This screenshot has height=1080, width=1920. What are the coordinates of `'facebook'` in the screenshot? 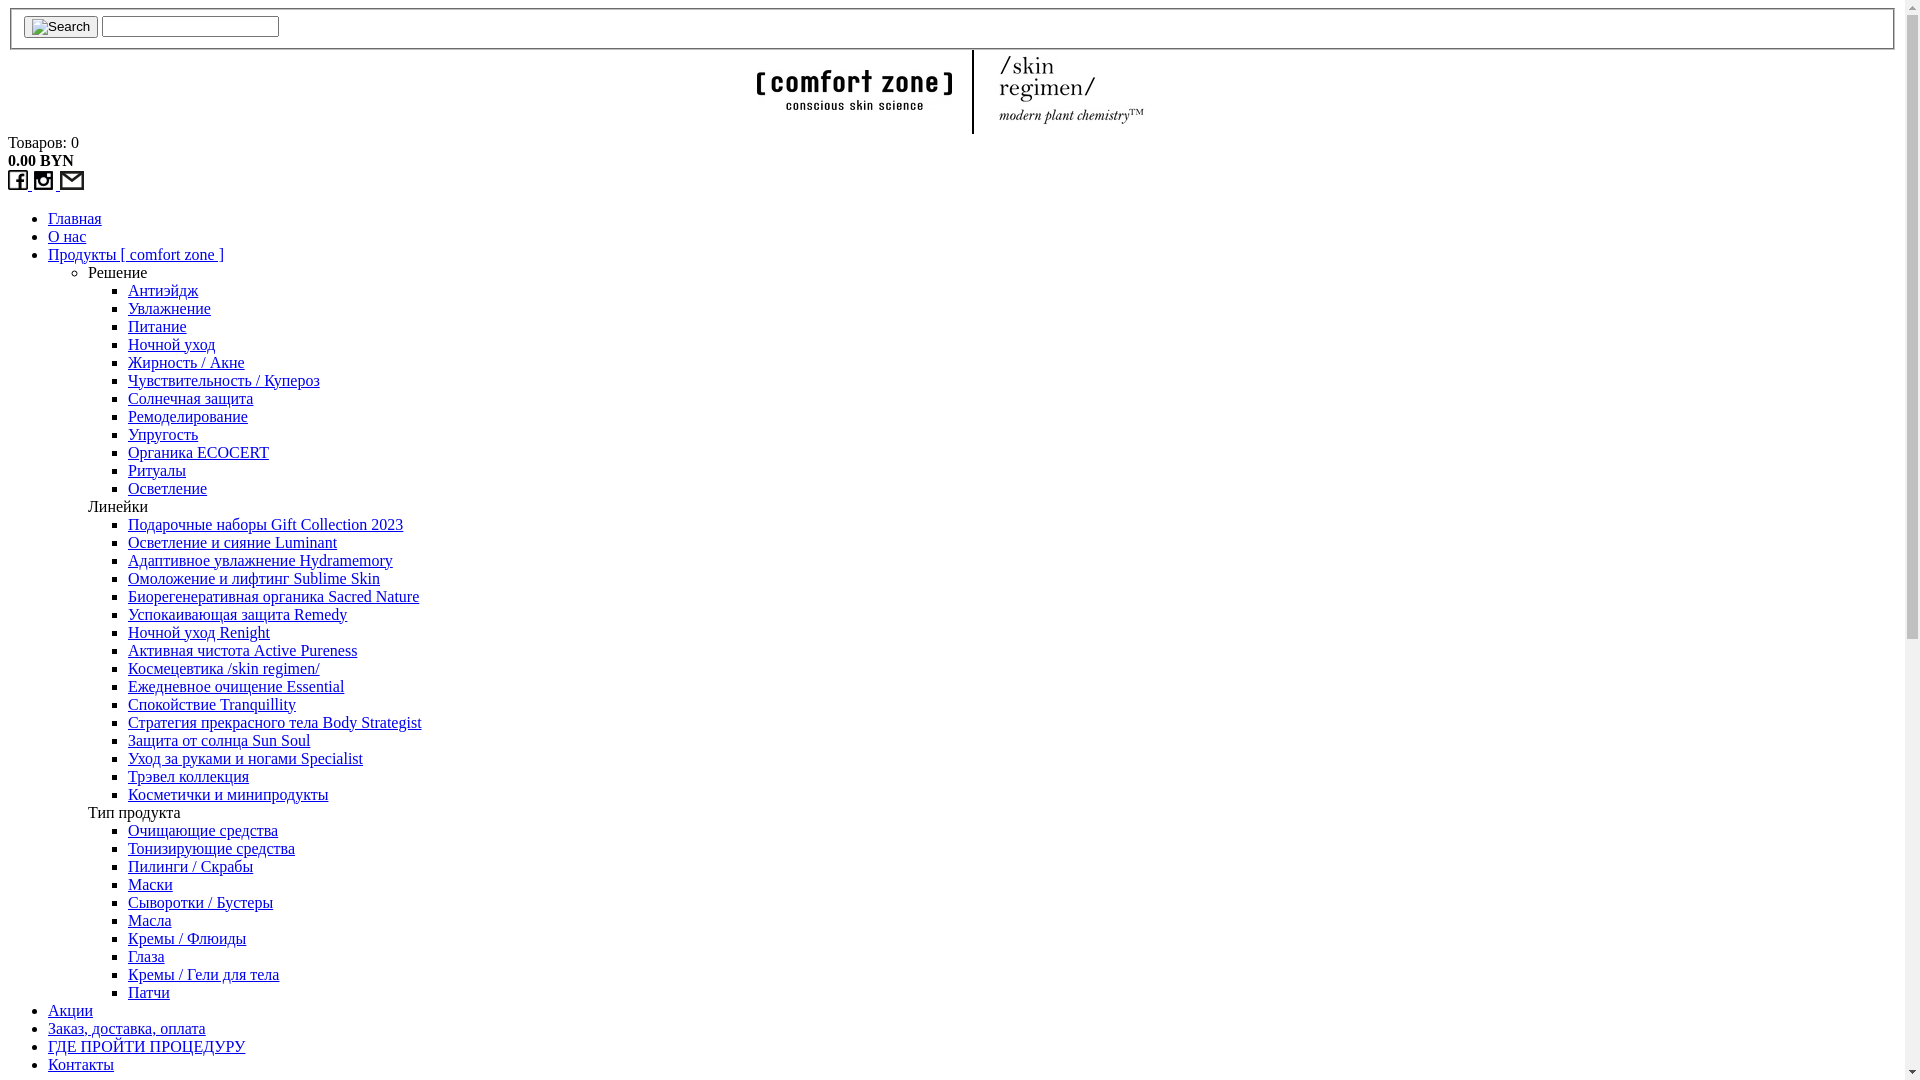 It's located at (19, 184).